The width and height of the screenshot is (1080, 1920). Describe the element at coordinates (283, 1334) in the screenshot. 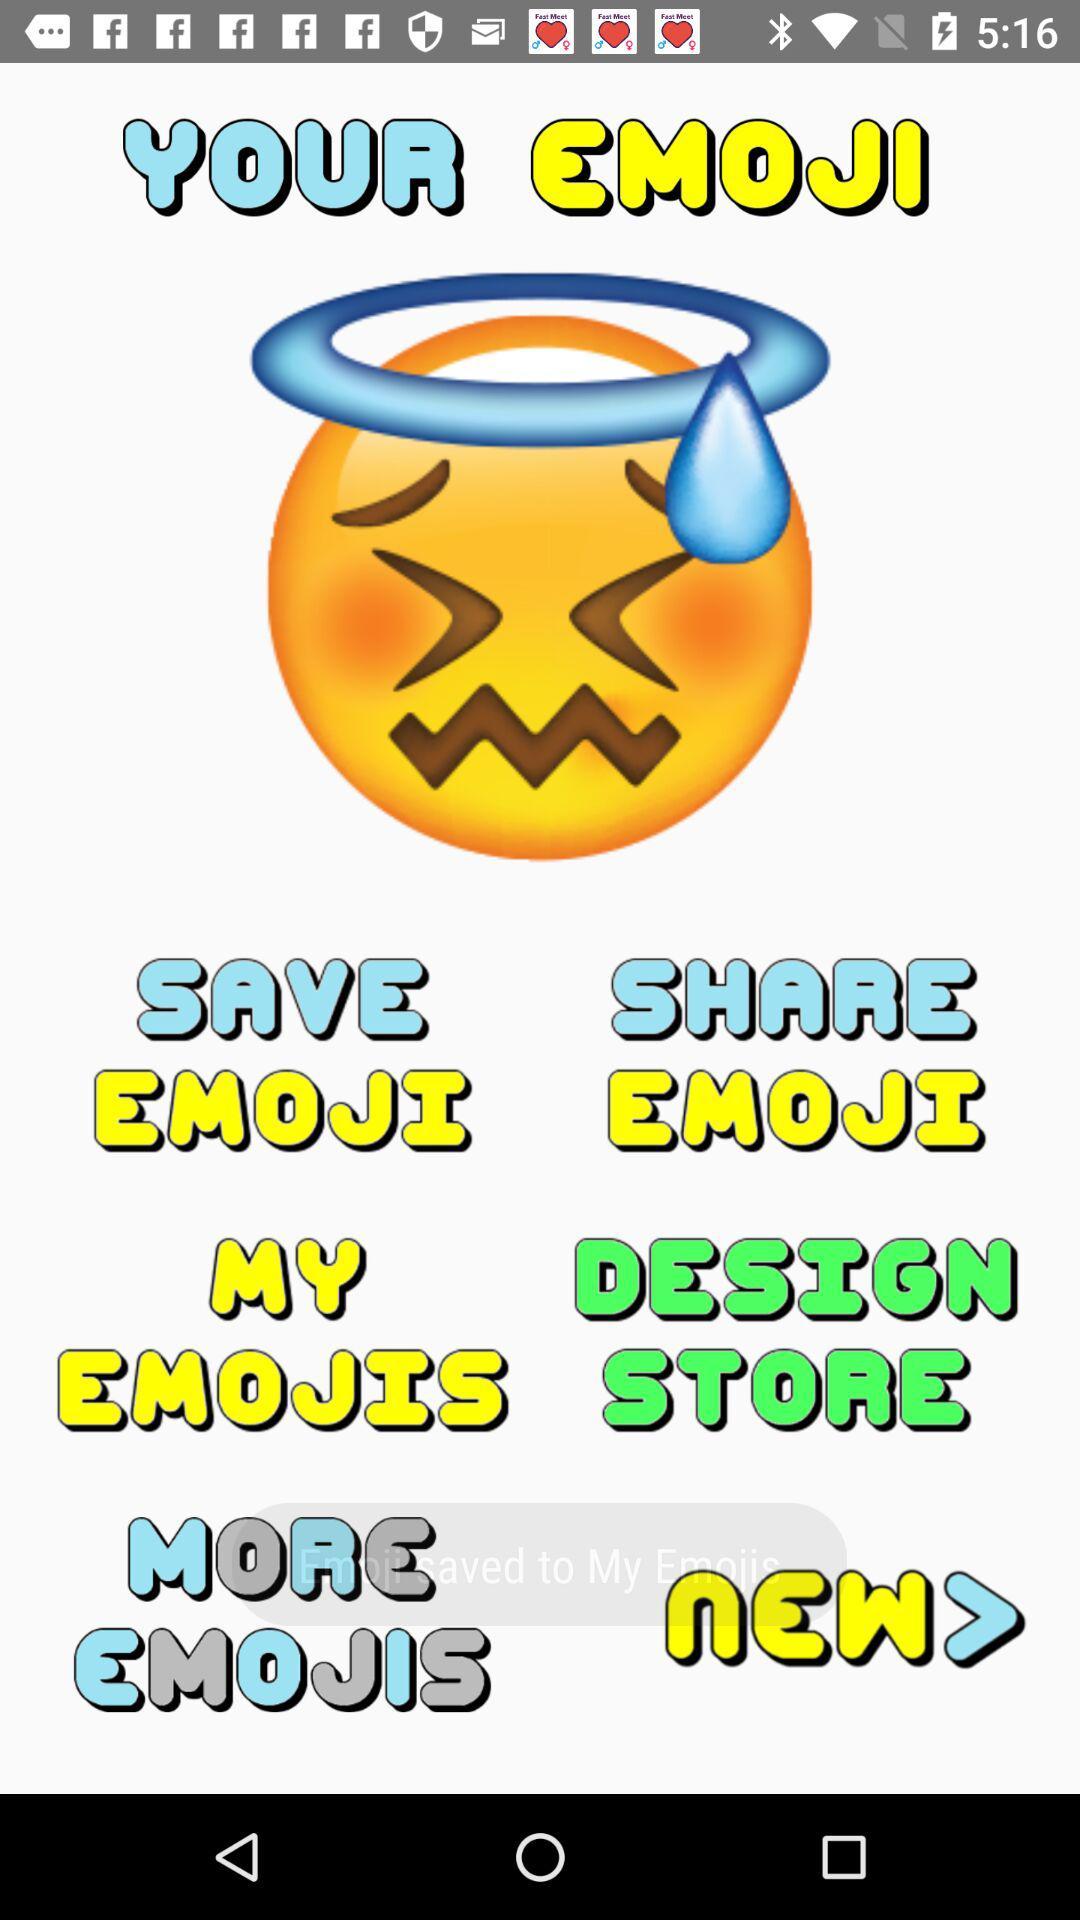

I see `shows all your emojis` at that location.